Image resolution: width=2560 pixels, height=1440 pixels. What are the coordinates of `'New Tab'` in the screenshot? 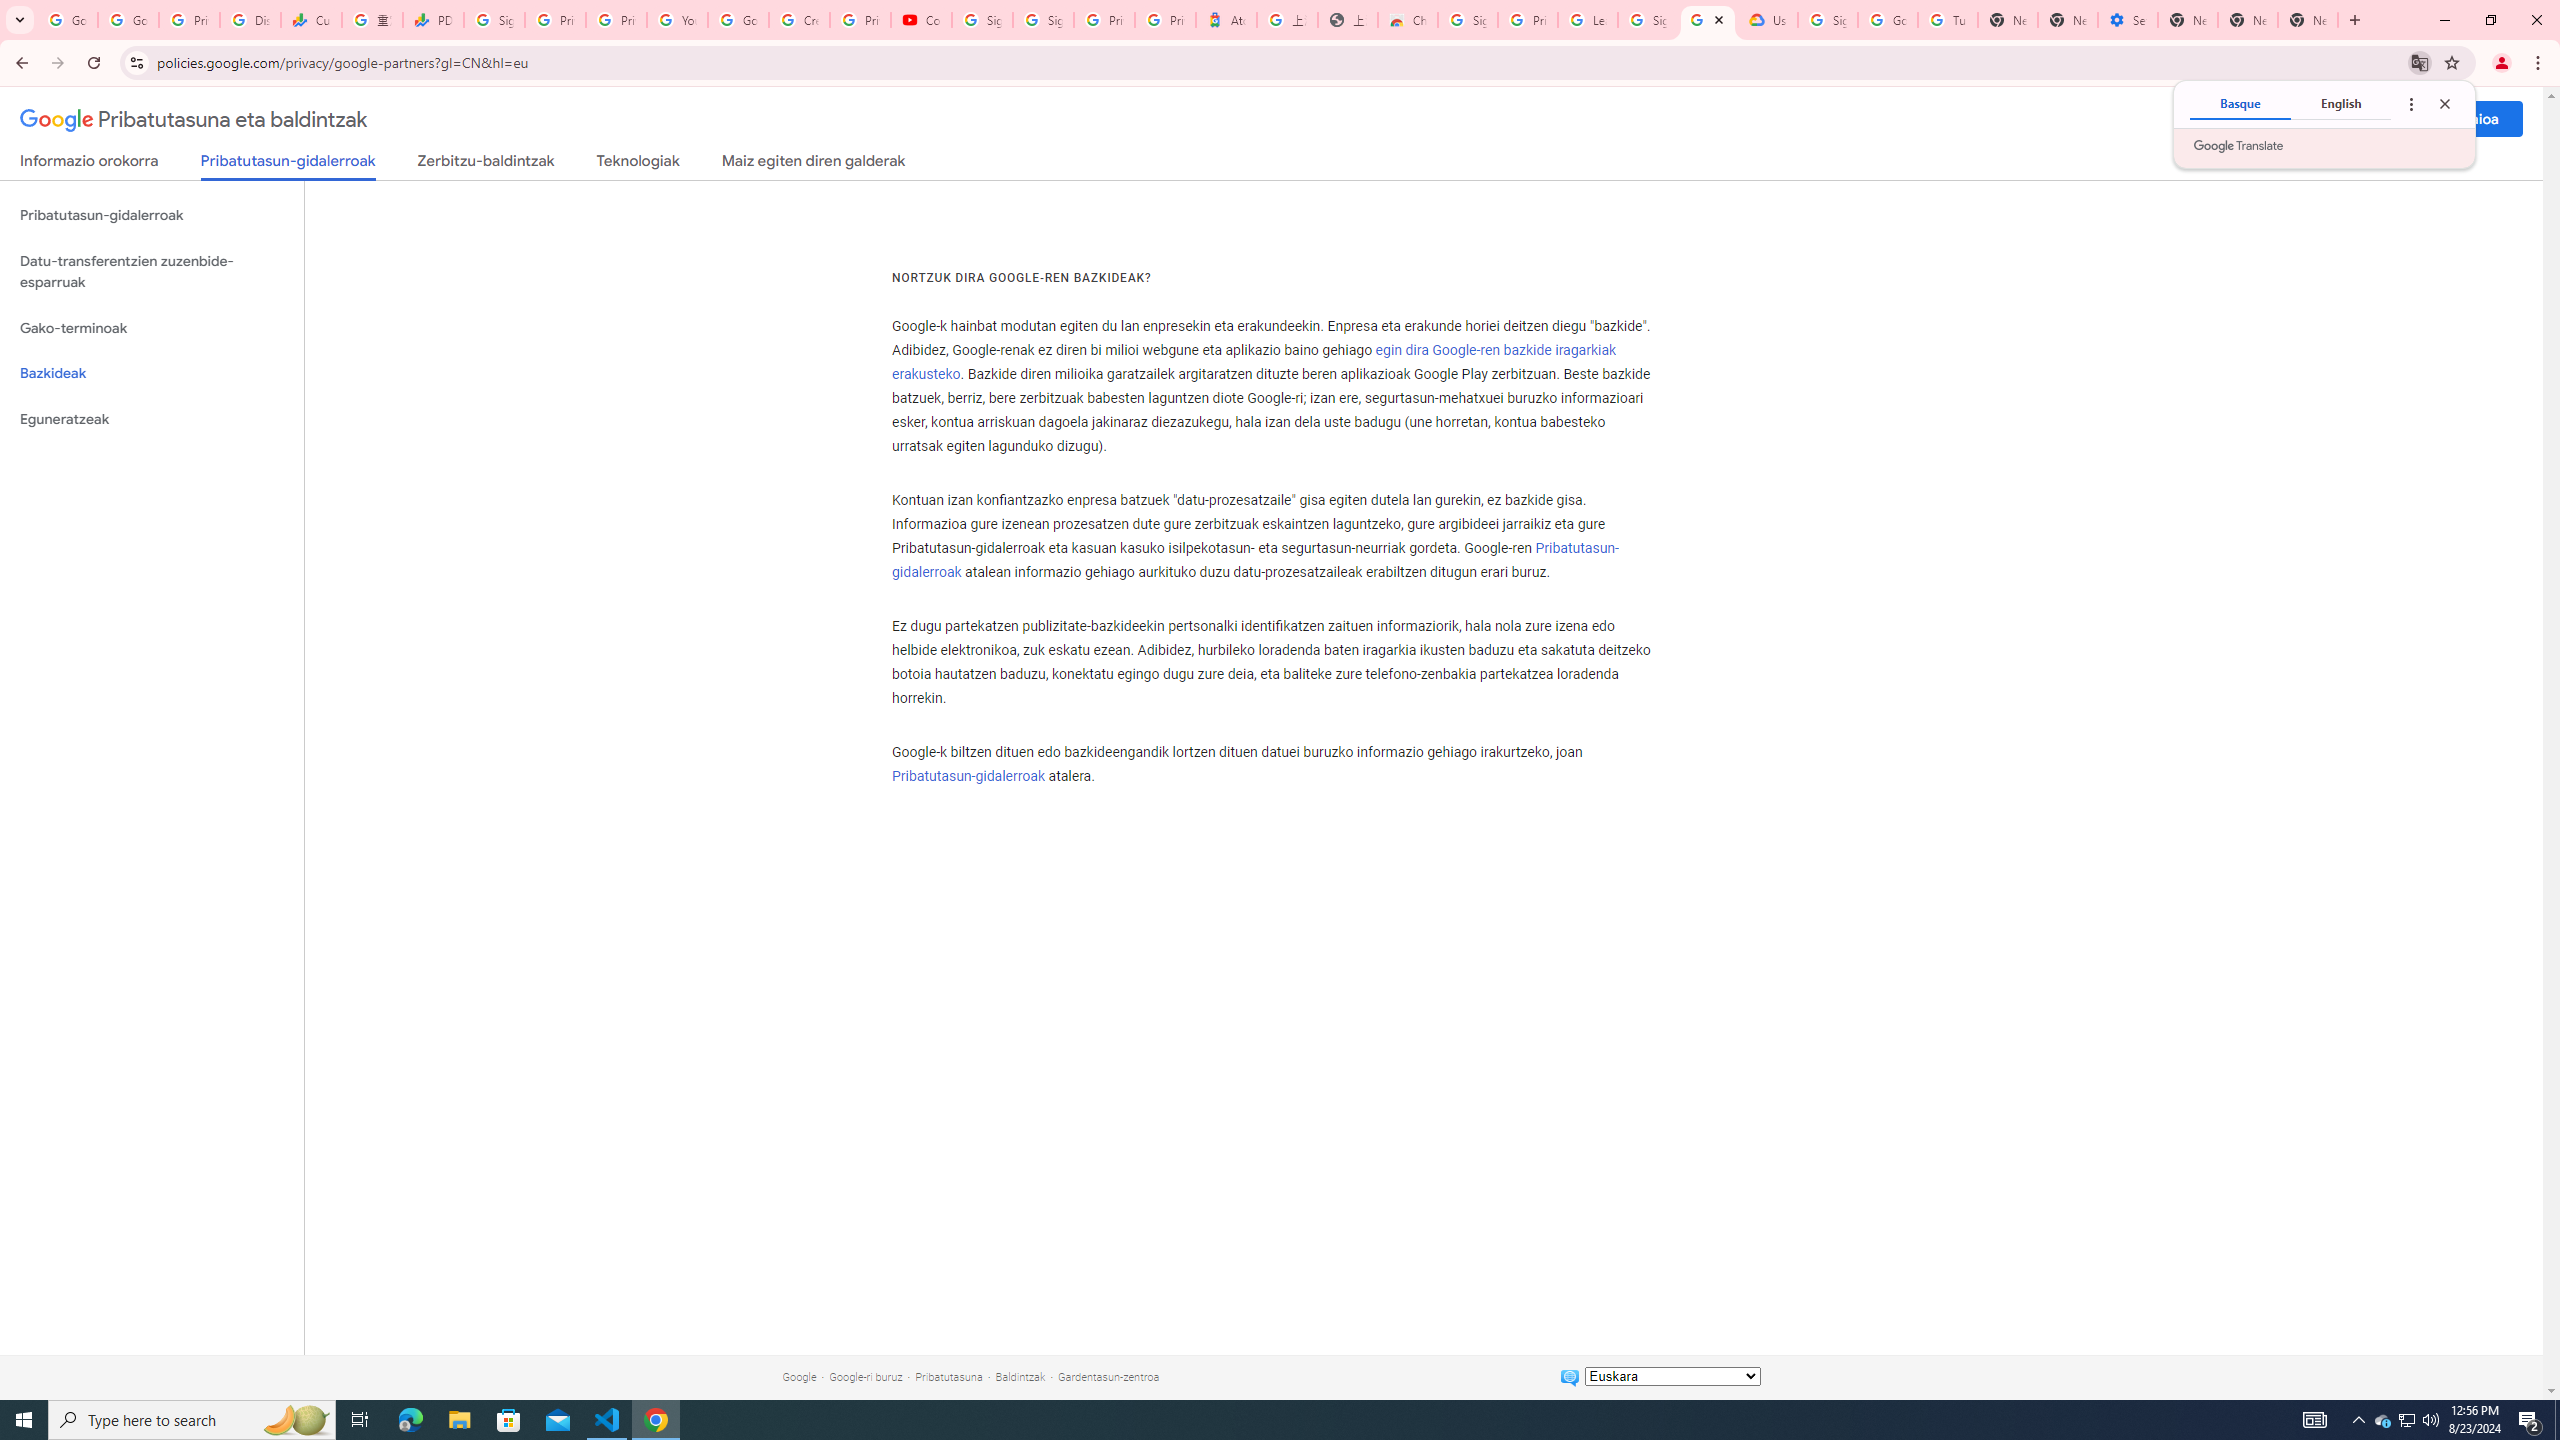 It's located at (2307, 19).